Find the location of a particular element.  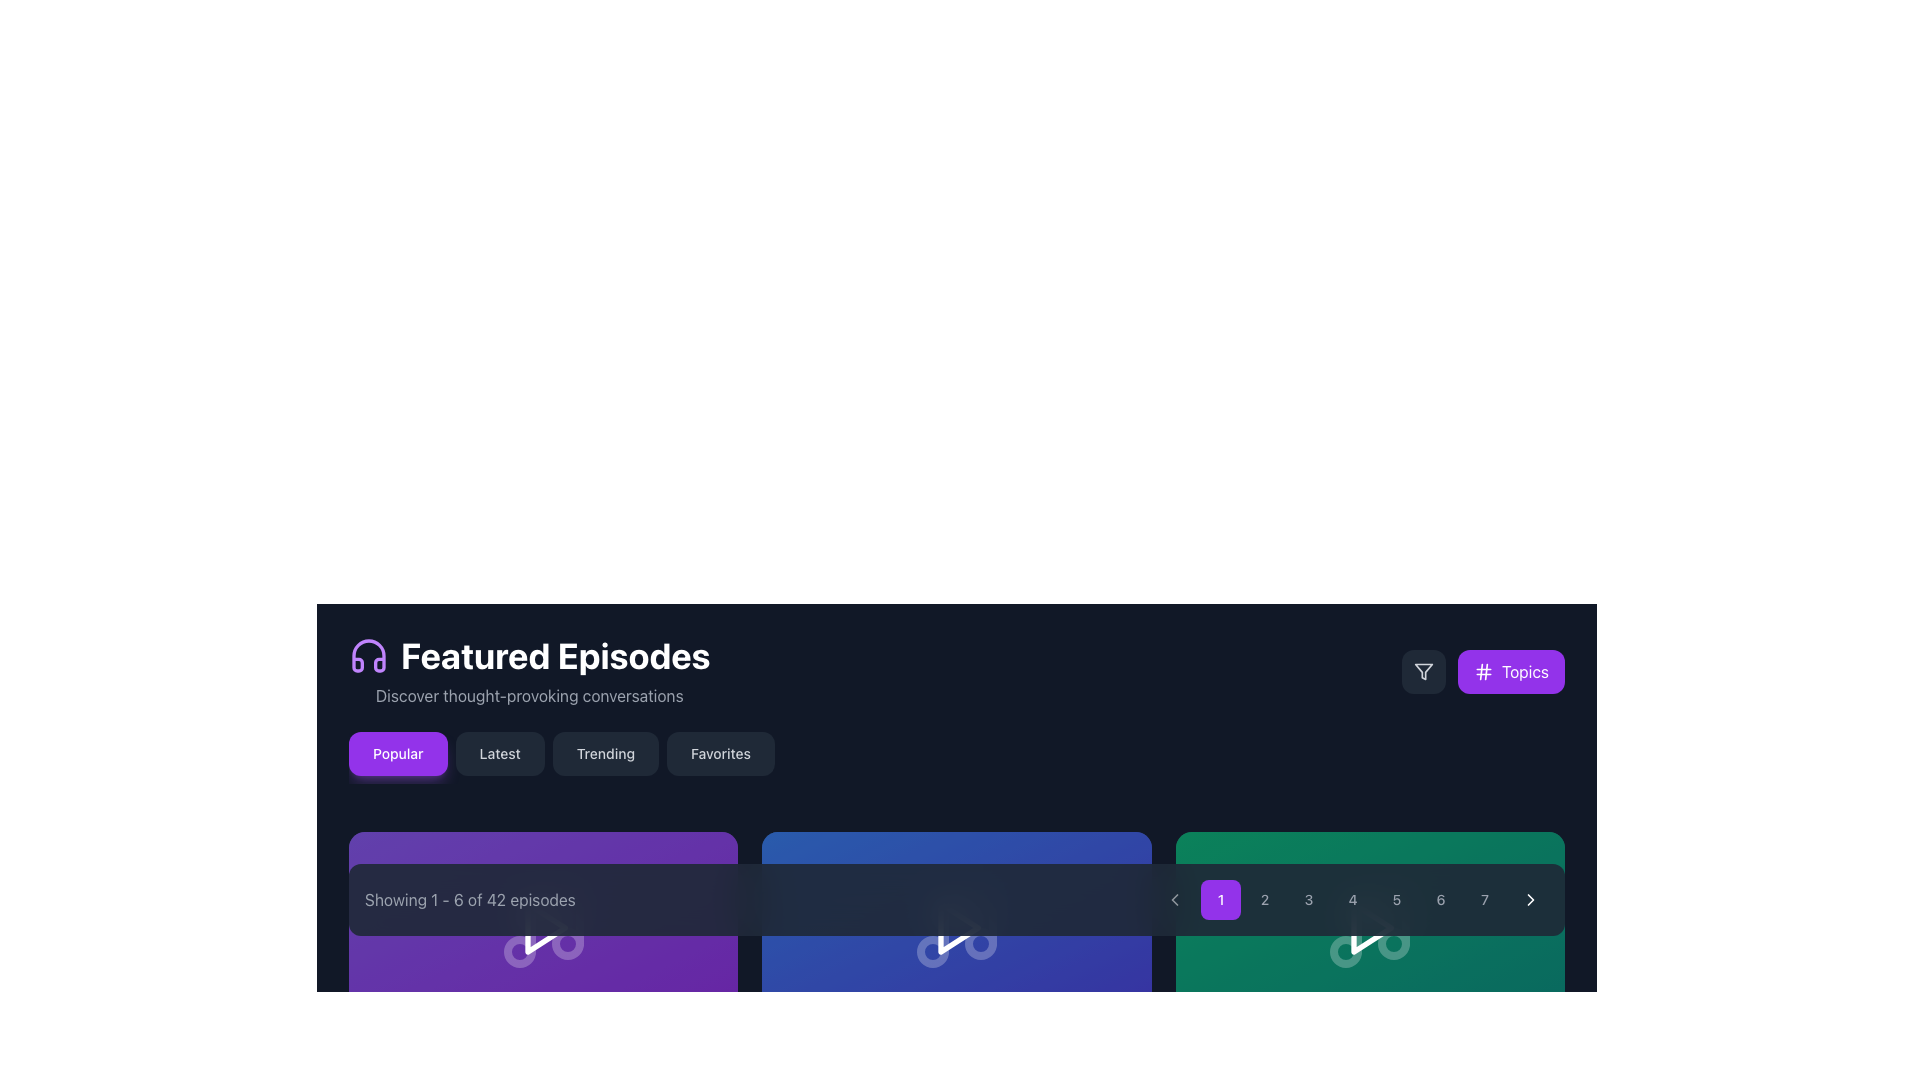

text label that reads 'Discover thought-provoking conversations', which is located below the 'Featured Episodes' heading and to the right of a headphone icon is located at coordinates (529, 694).